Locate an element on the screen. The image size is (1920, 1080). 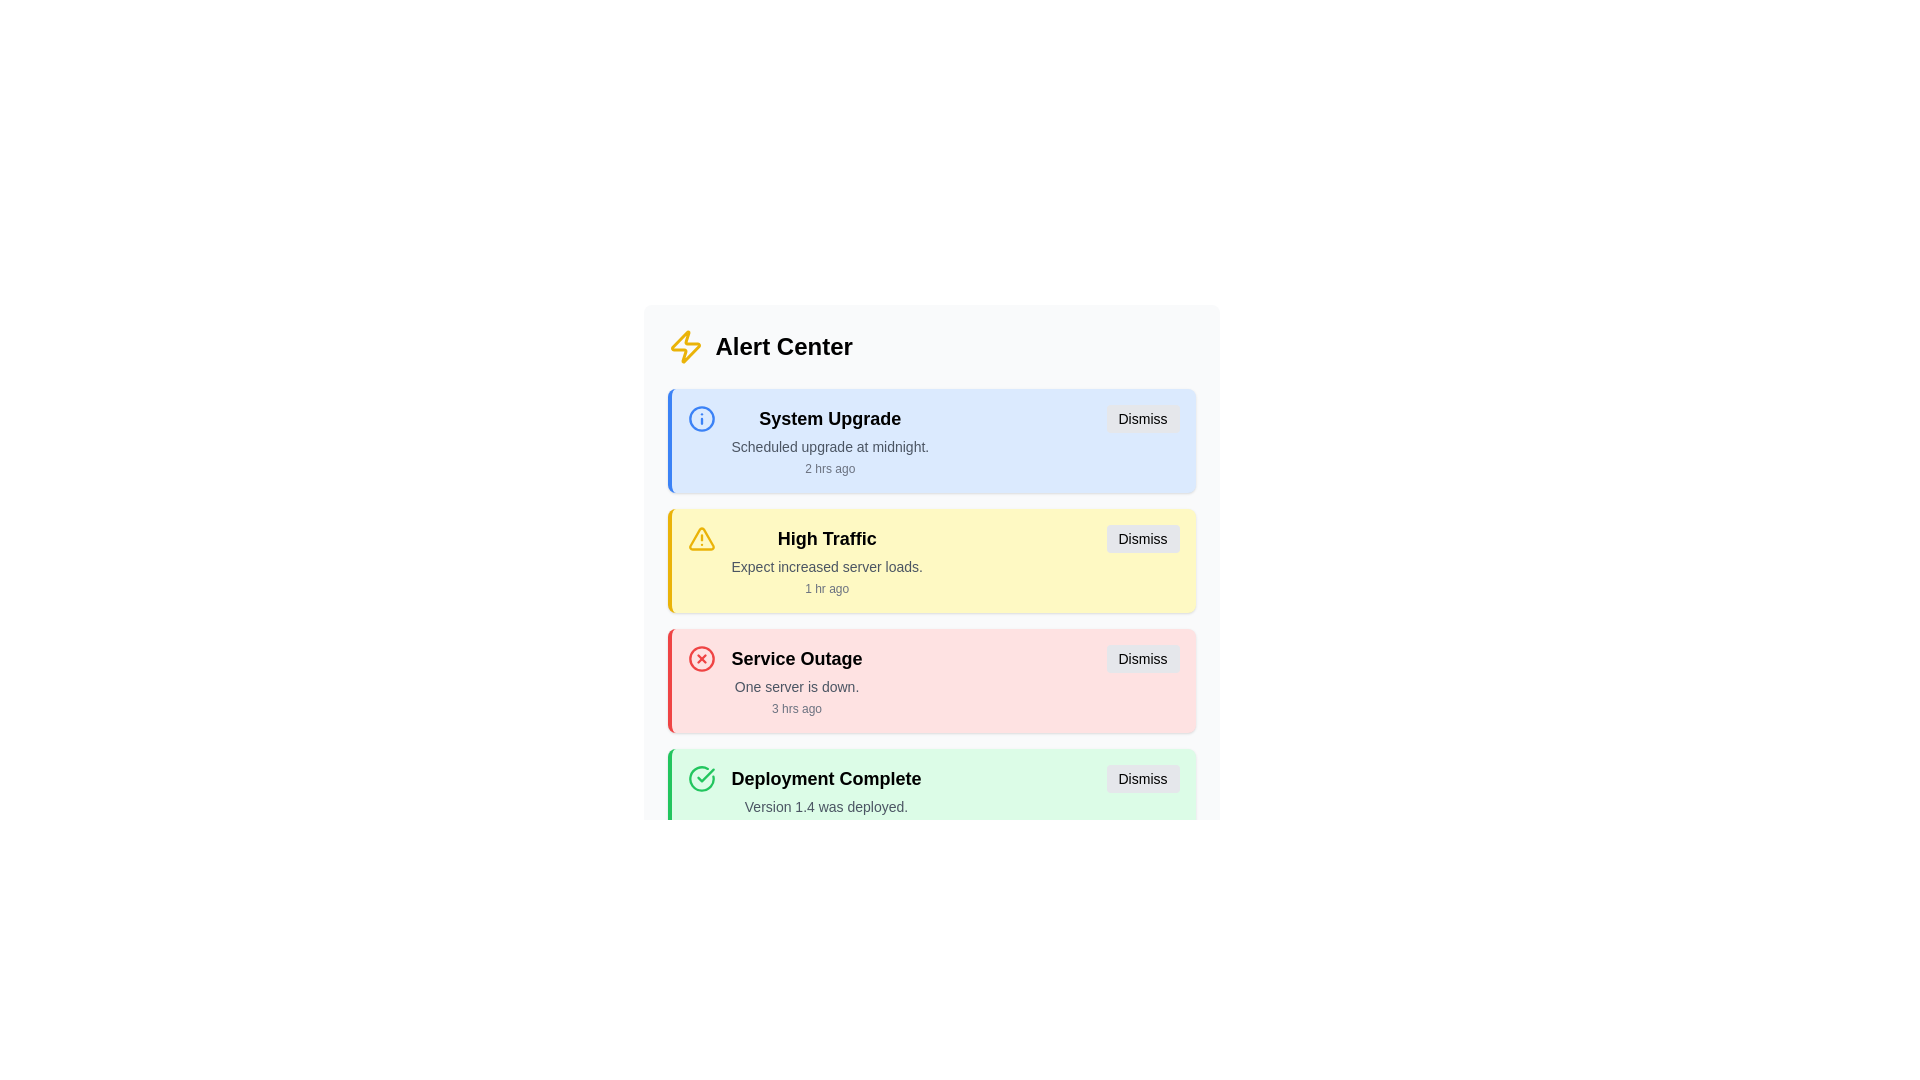
time information displayed in the Text label located in the bottom-right area of the 'Service Outage' alert box, immediately below the message 'One server is down.' is located at coordinates (795, 708).